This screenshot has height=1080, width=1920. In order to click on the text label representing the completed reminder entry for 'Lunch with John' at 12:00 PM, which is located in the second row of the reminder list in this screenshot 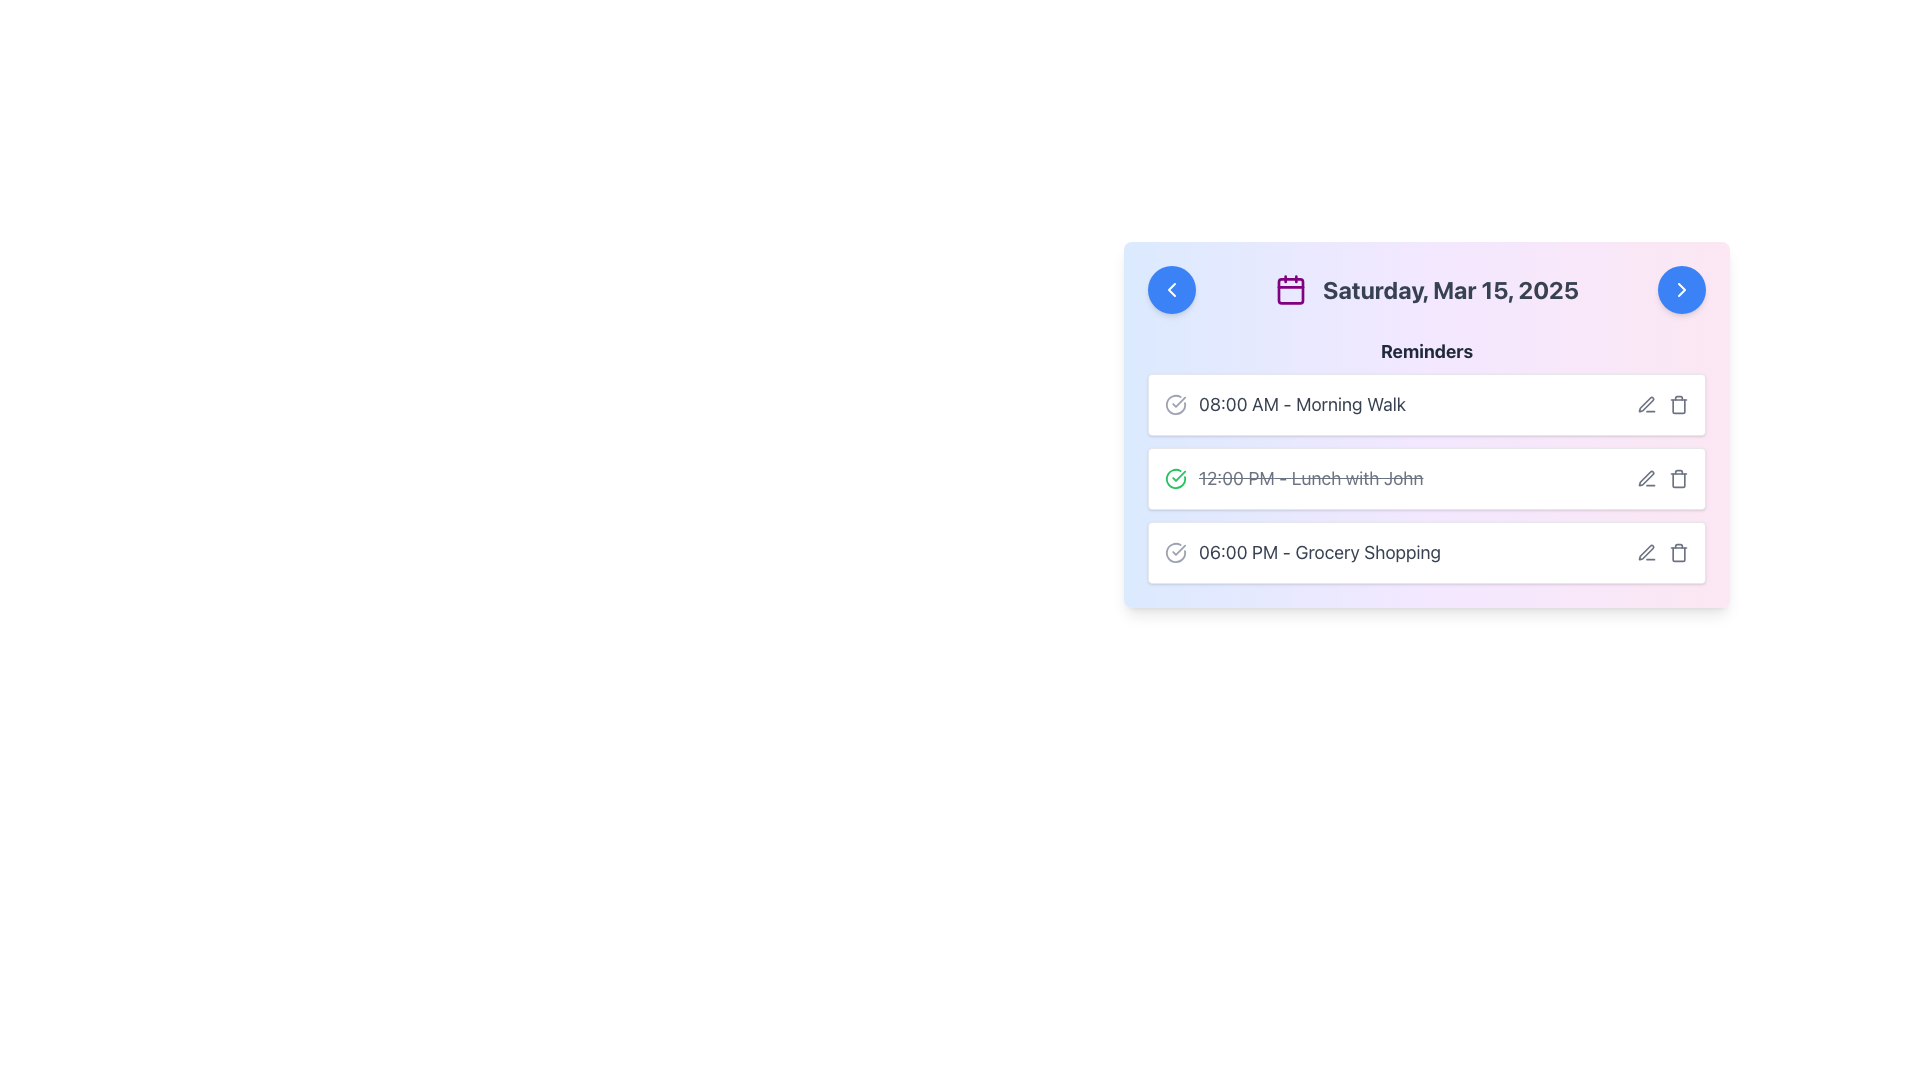, I will do `click(1311, 478)`.